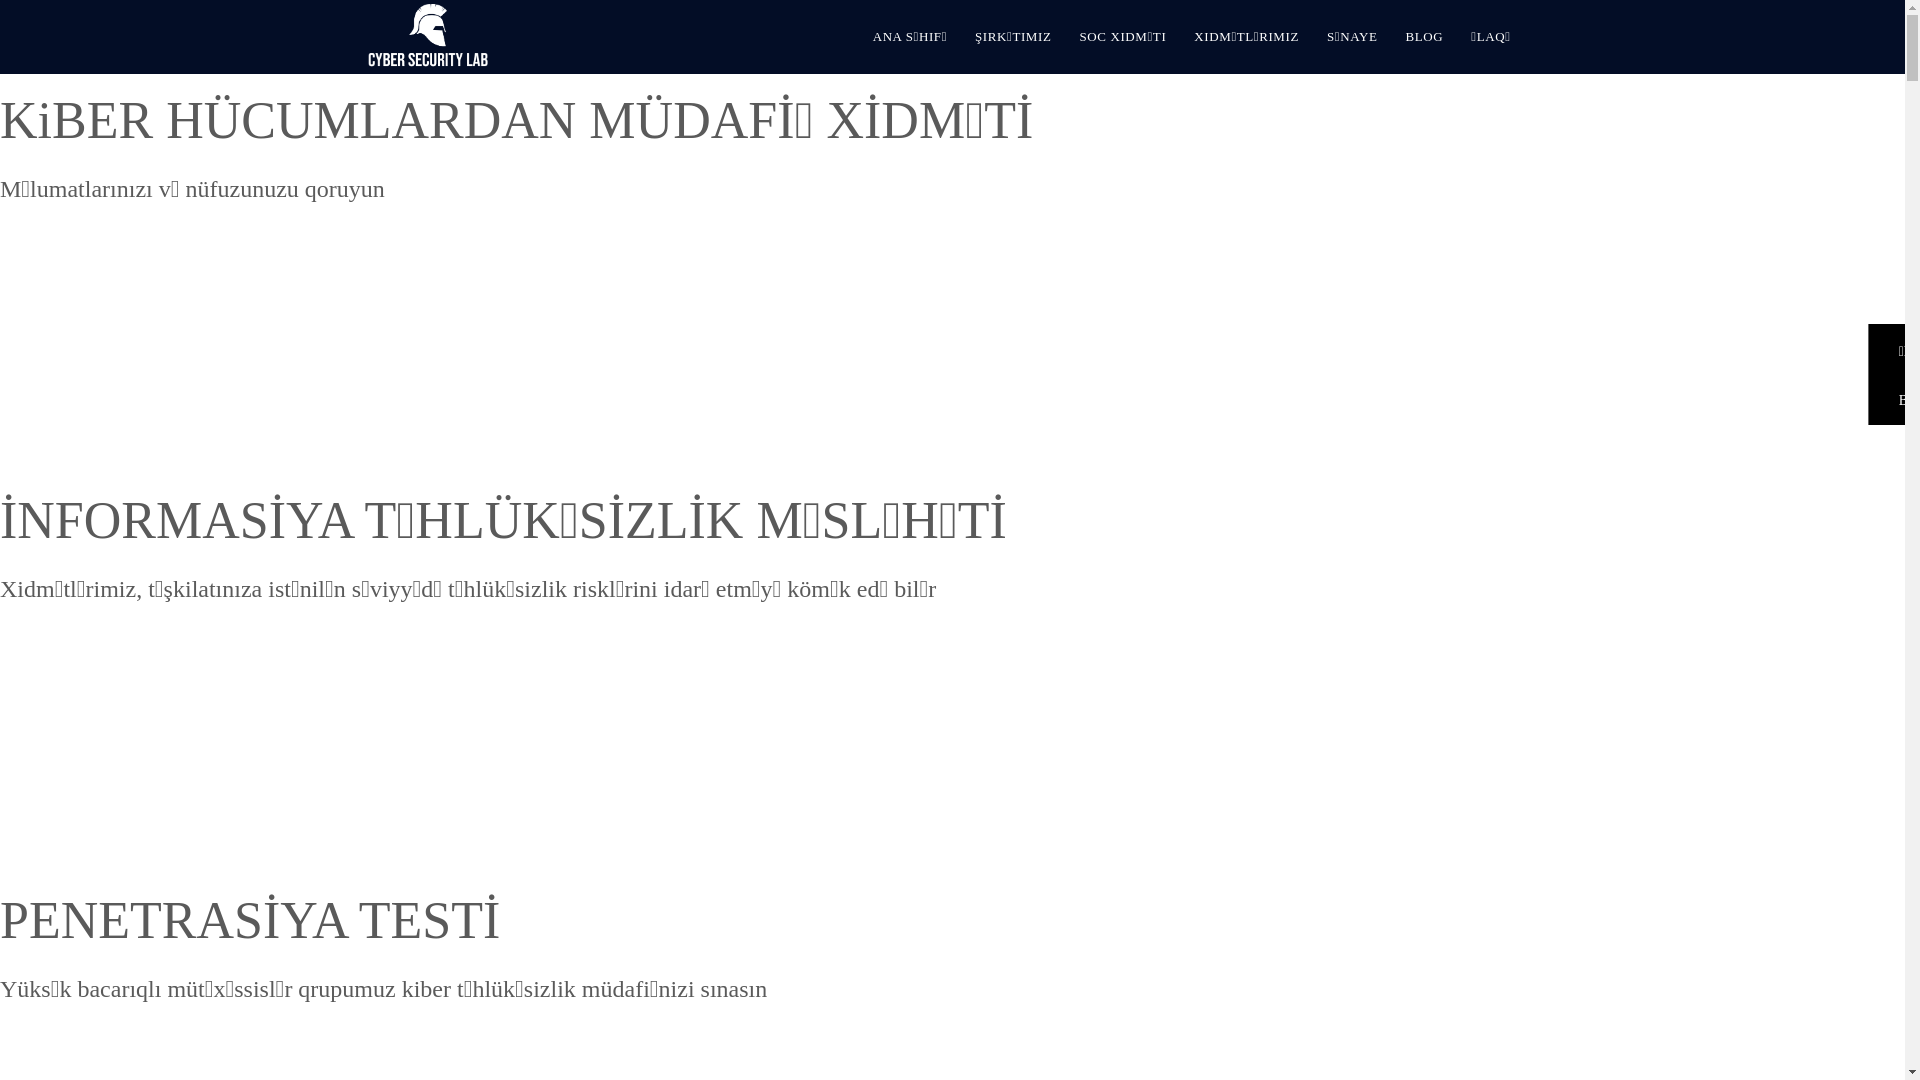  Describe the element at coordinates (1423, 37) in the screenshot. I see `'BLOG'` at that location.